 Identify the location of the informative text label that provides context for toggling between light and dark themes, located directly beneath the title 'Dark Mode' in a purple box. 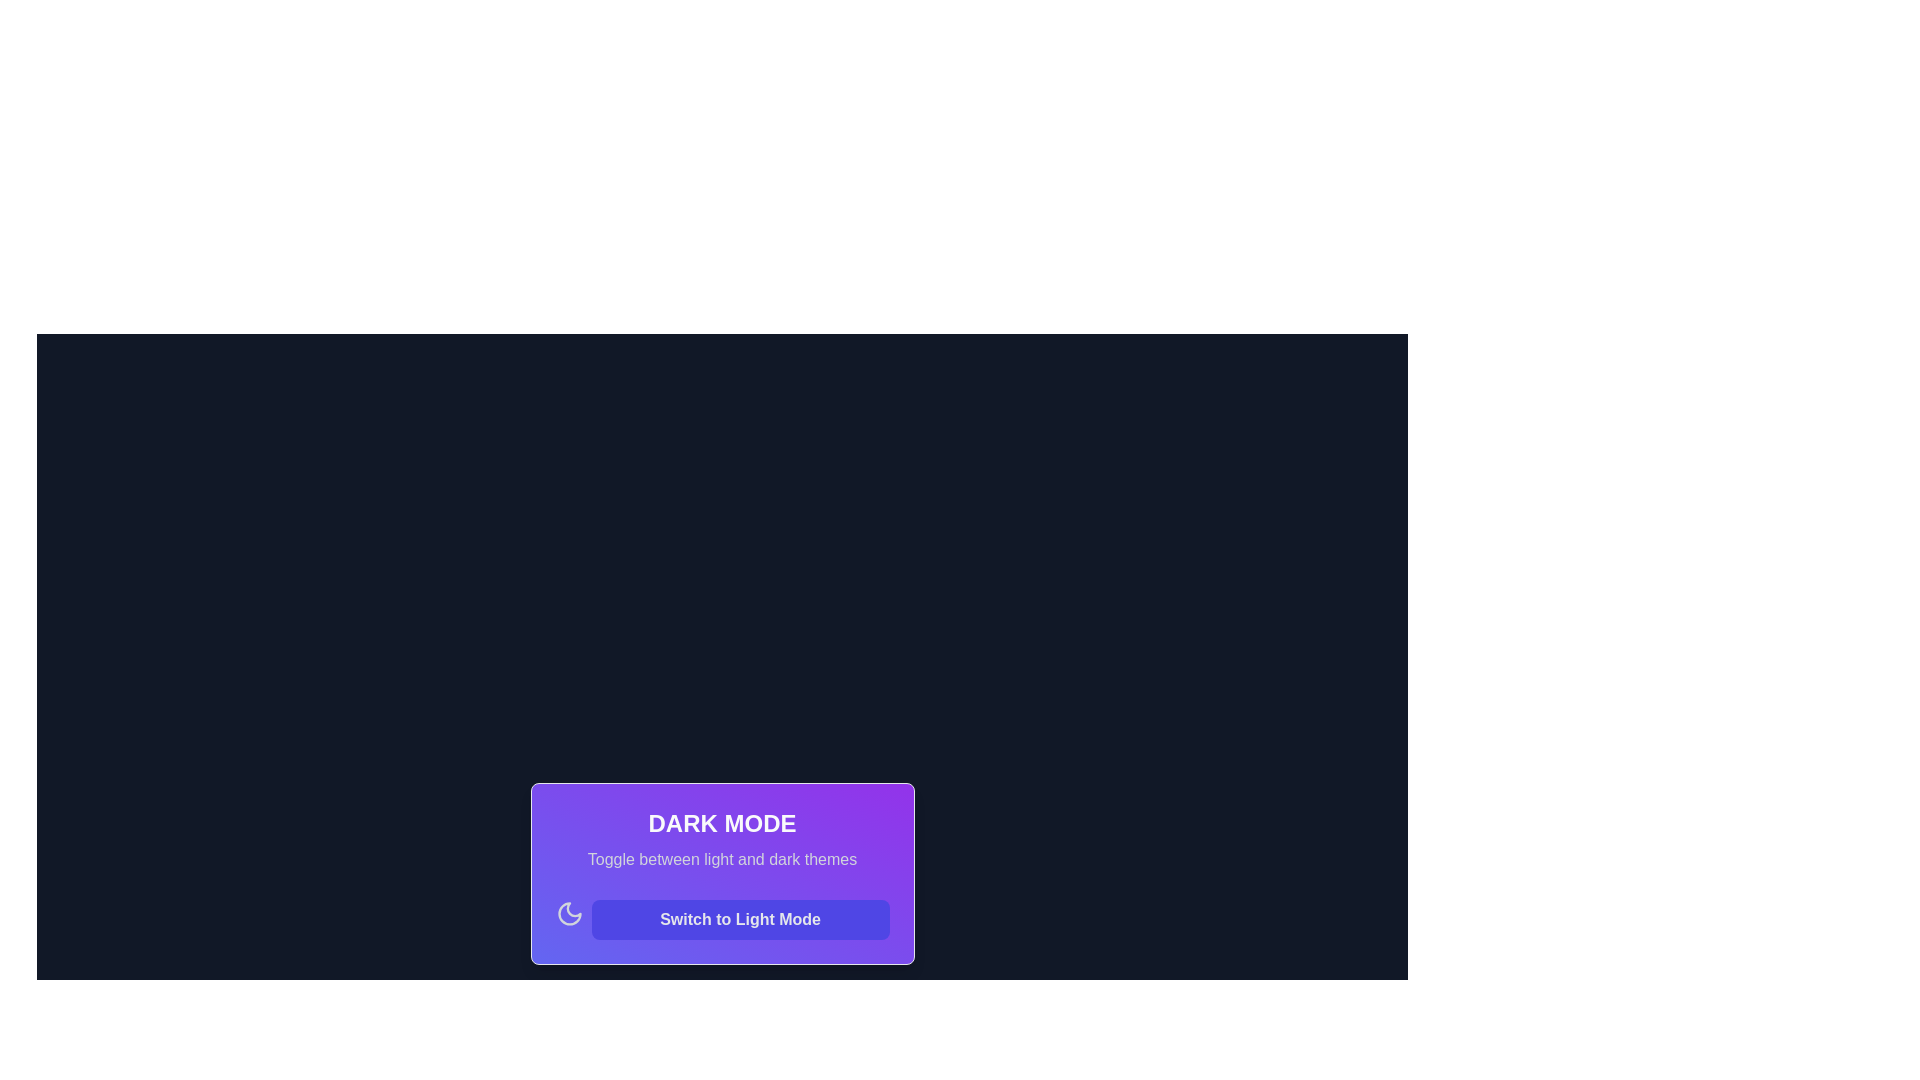
(721, 859).